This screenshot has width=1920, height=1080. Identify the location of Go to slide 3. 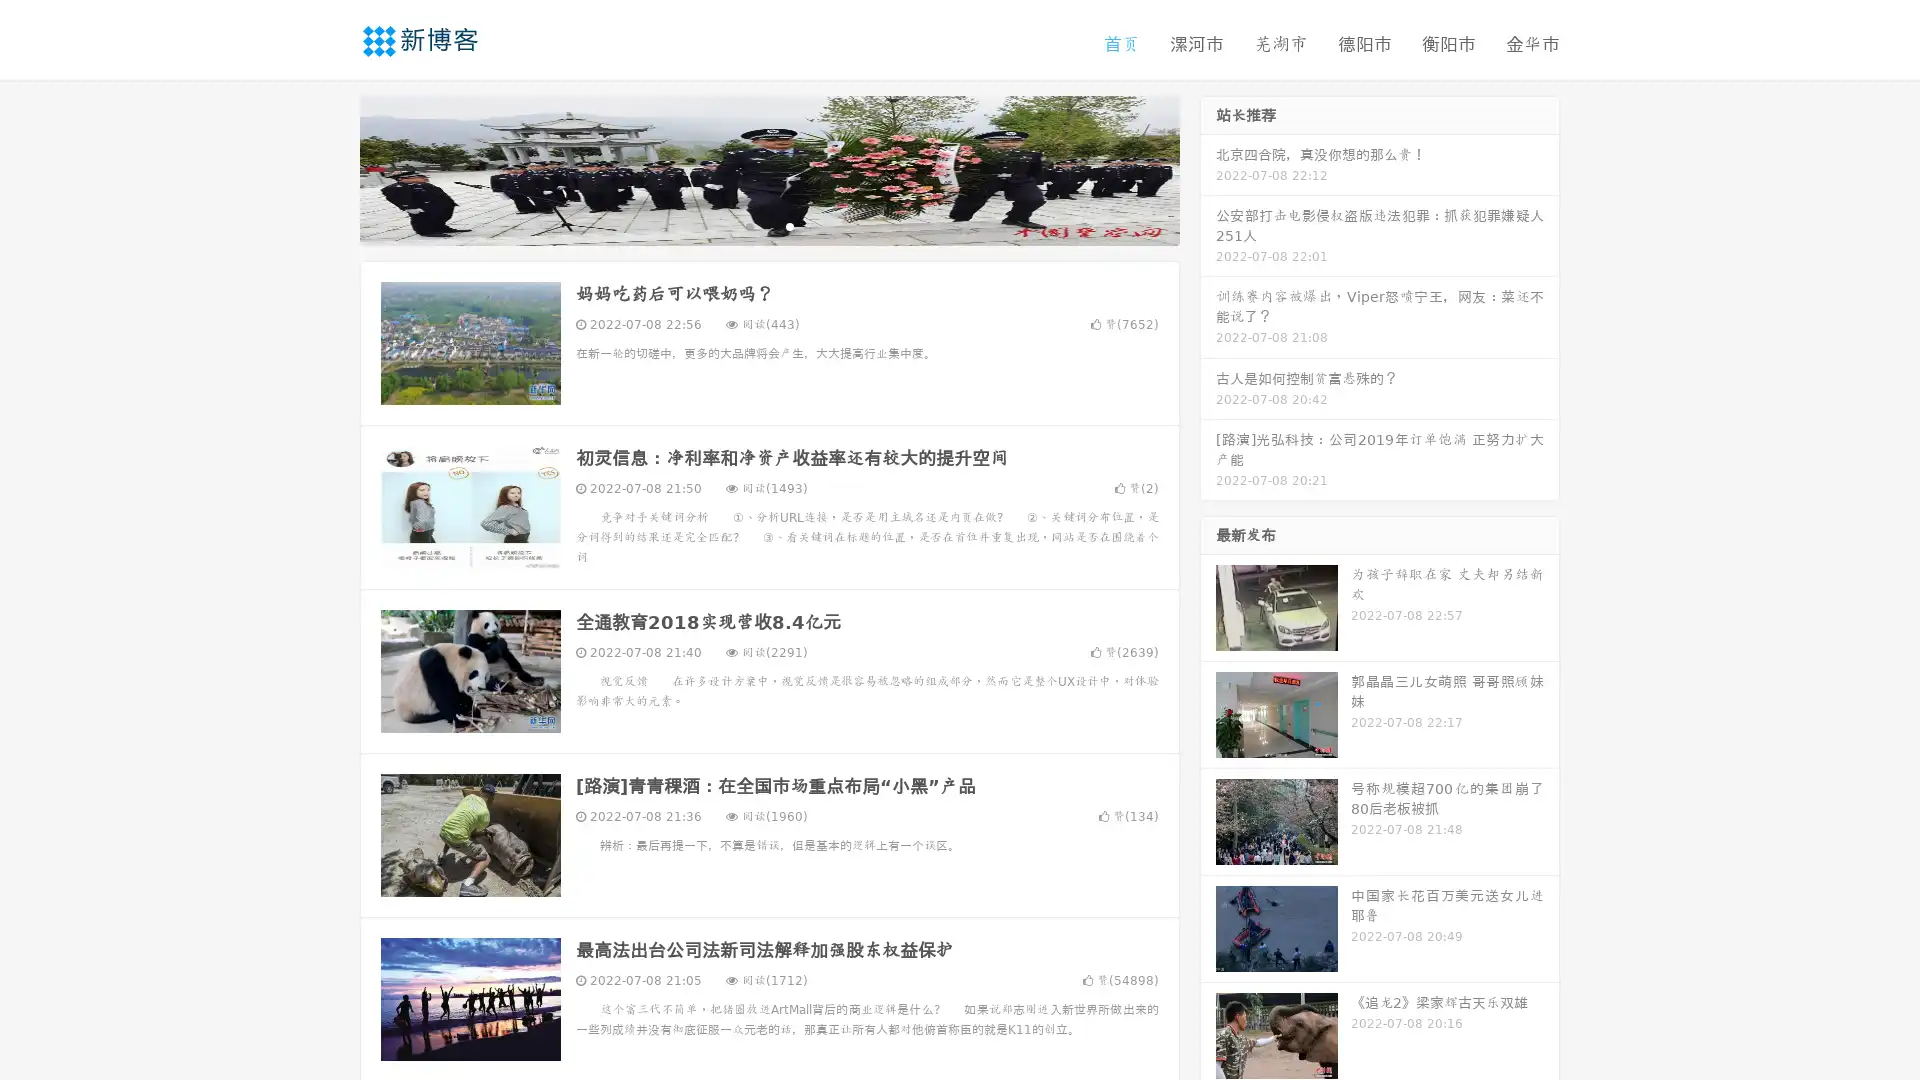
(789, 225).